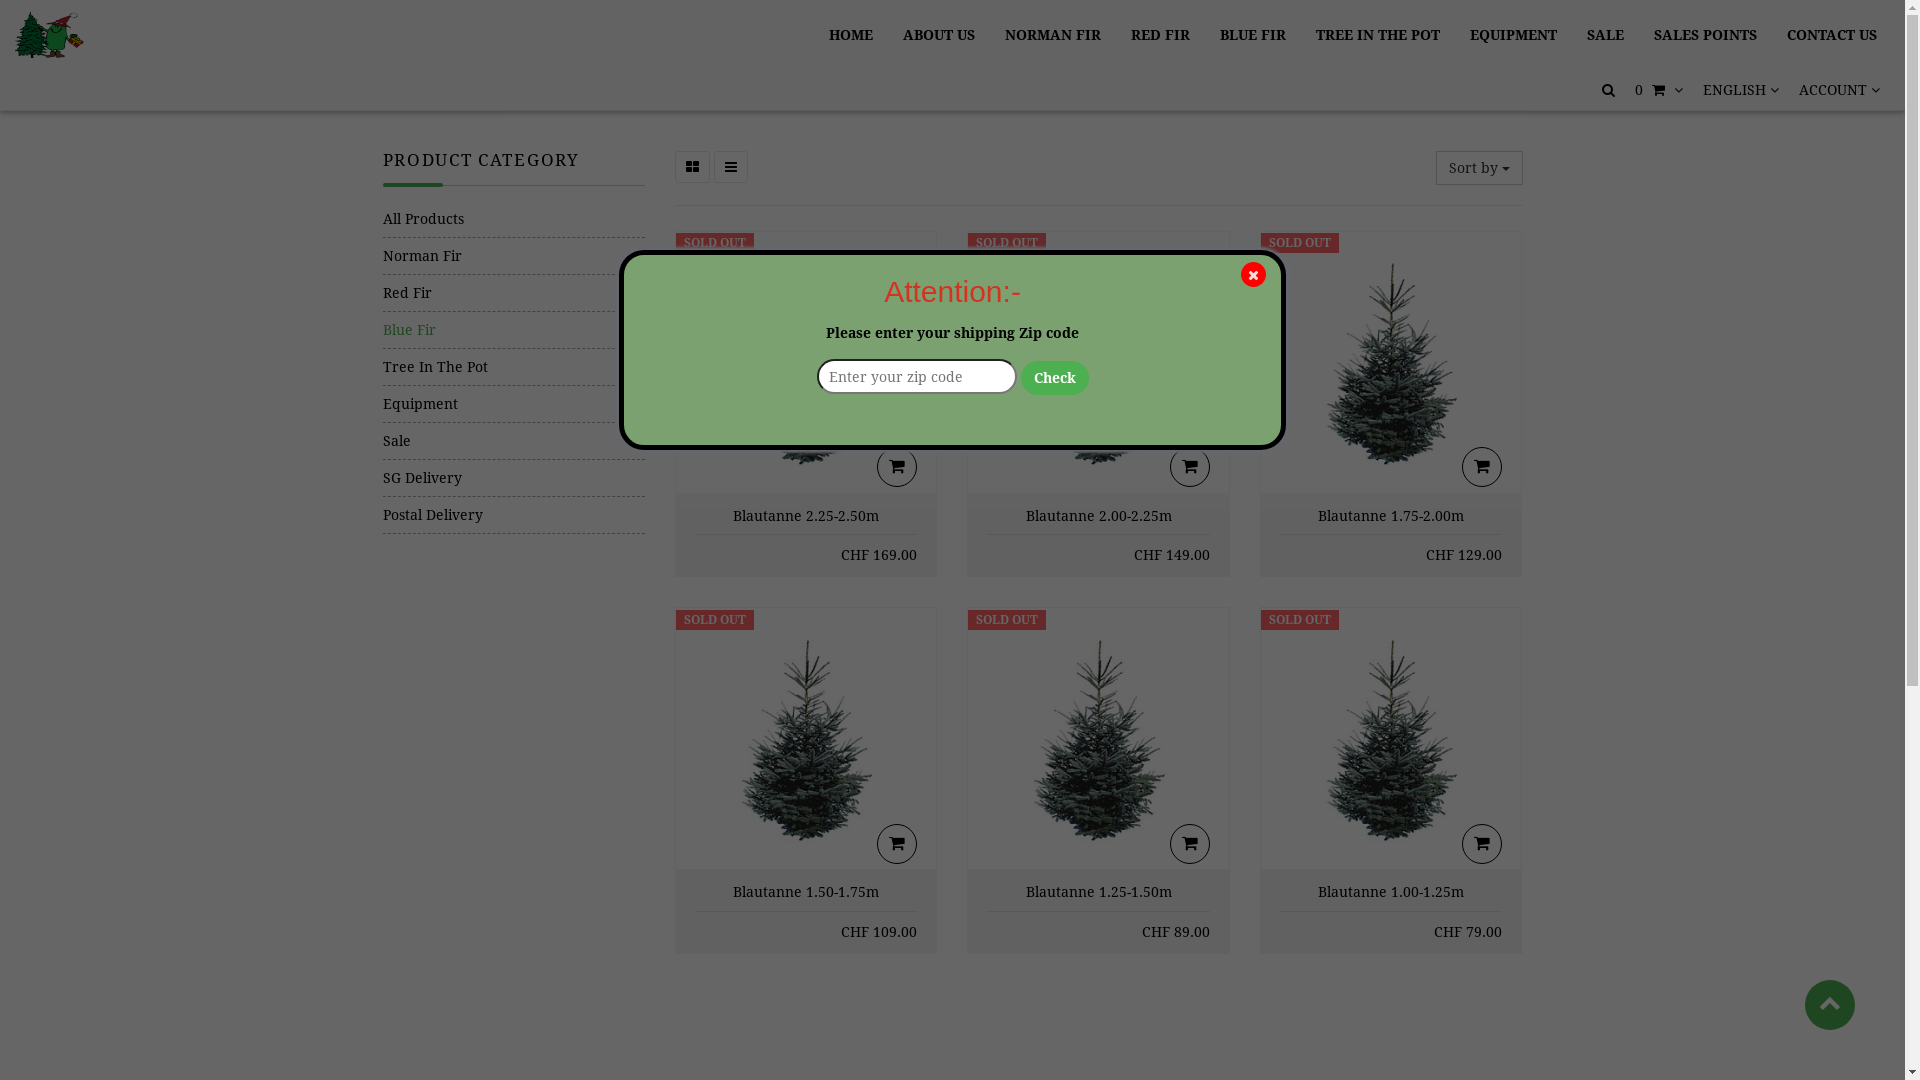 Image resolution: width=1920 pixels, height=1080 pixels. I want to click on 'Add to Cart', so click(896, 466).